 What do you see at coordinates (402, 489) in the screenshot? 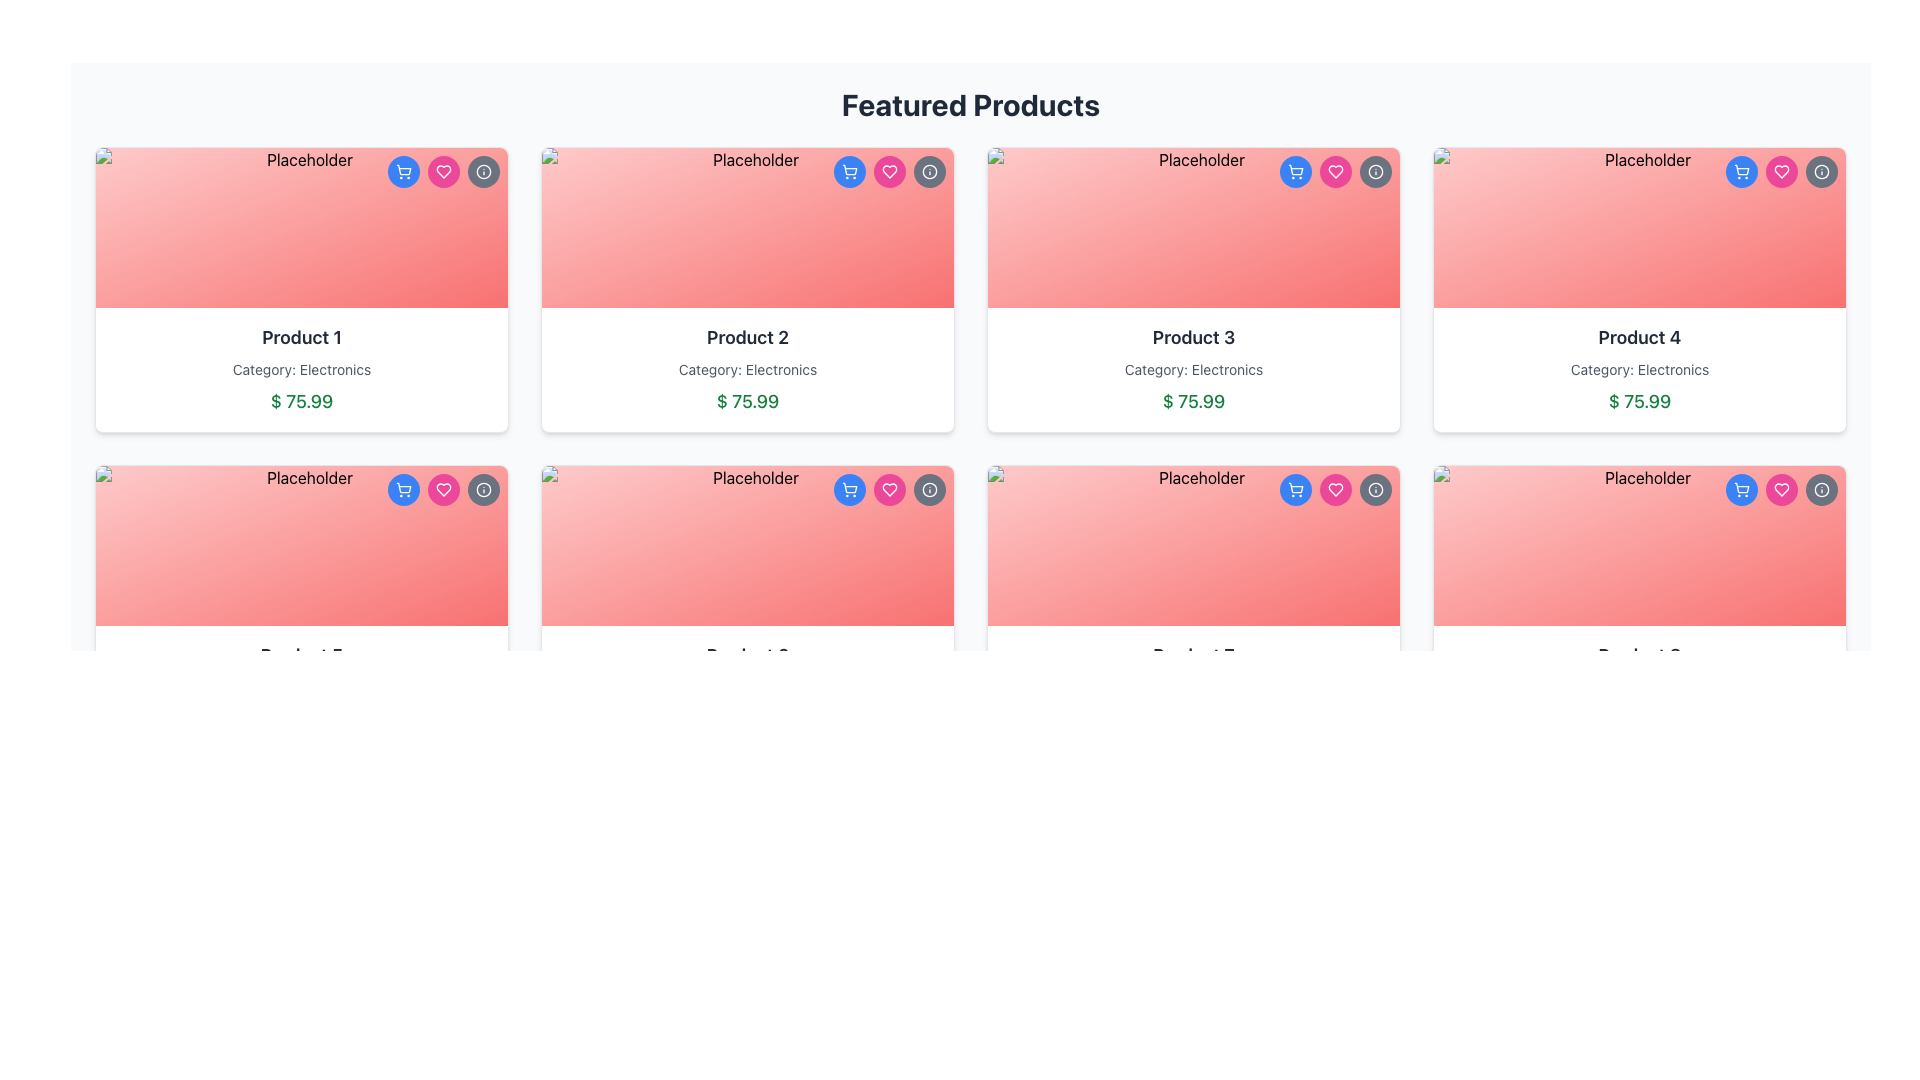
I see `the shopping cart icon button located in the top-right corner of the 'Product 1' card` at bounding box center [402, 489].